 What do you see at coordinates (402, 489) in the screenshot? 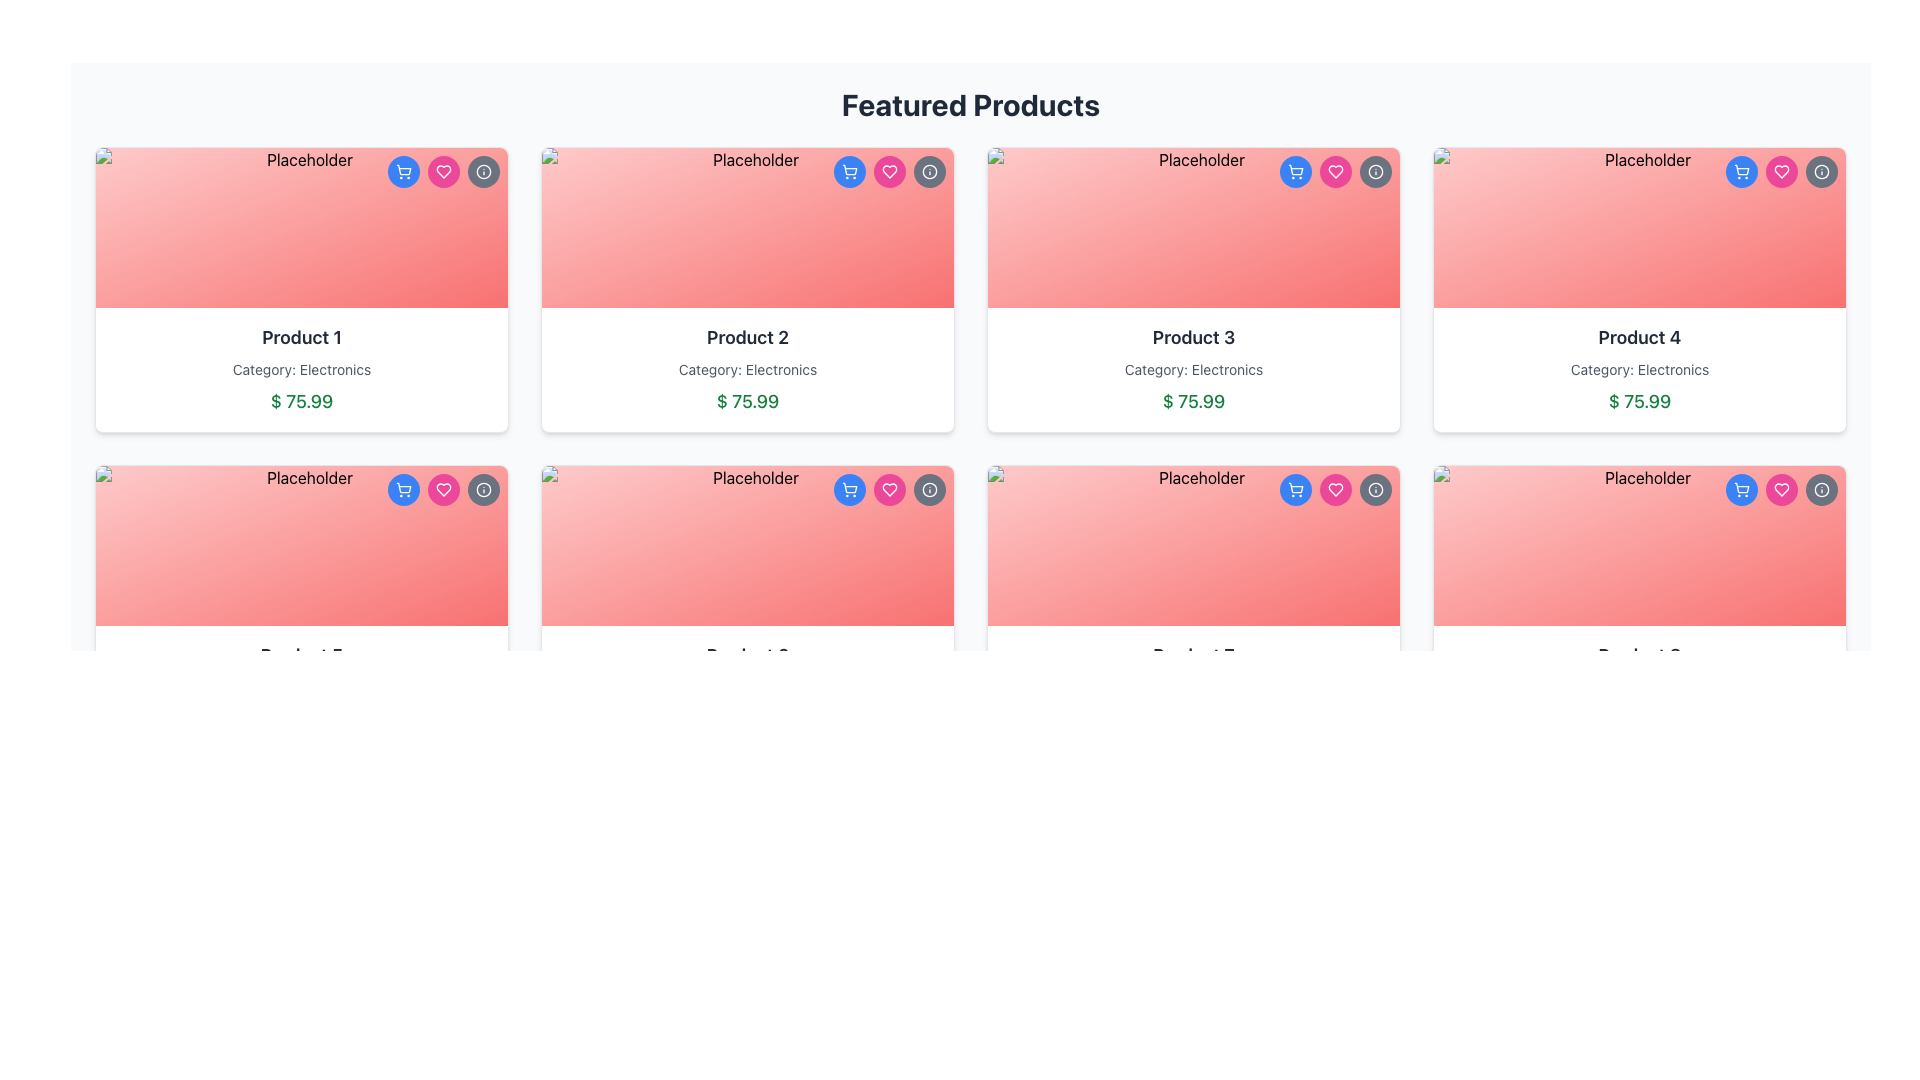
I see `the shopping cart icon button located in the top-right corner of the 'Product 1' card` at bounding box center [402, 489].